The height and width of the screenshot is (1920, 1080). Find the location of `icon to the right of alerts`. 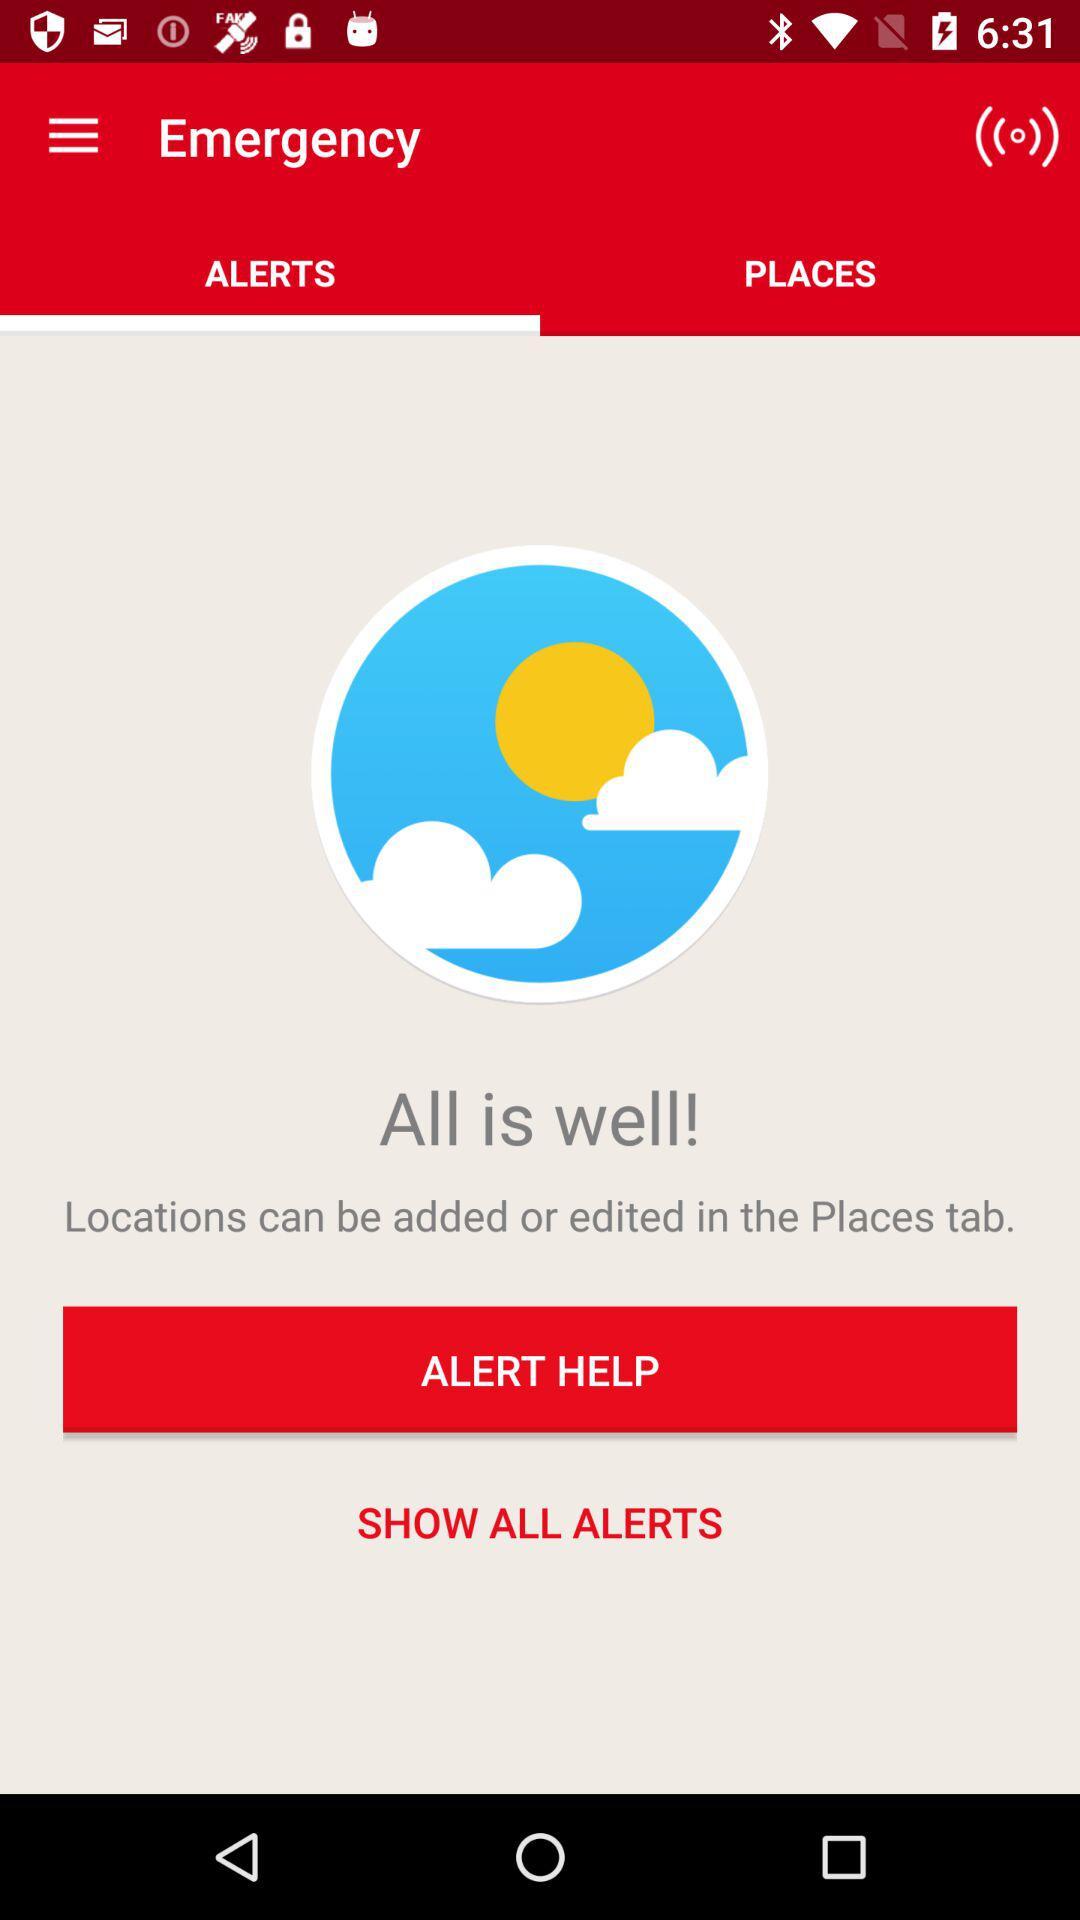

icon to the right of alerts is located at coordinates (1017, 135).